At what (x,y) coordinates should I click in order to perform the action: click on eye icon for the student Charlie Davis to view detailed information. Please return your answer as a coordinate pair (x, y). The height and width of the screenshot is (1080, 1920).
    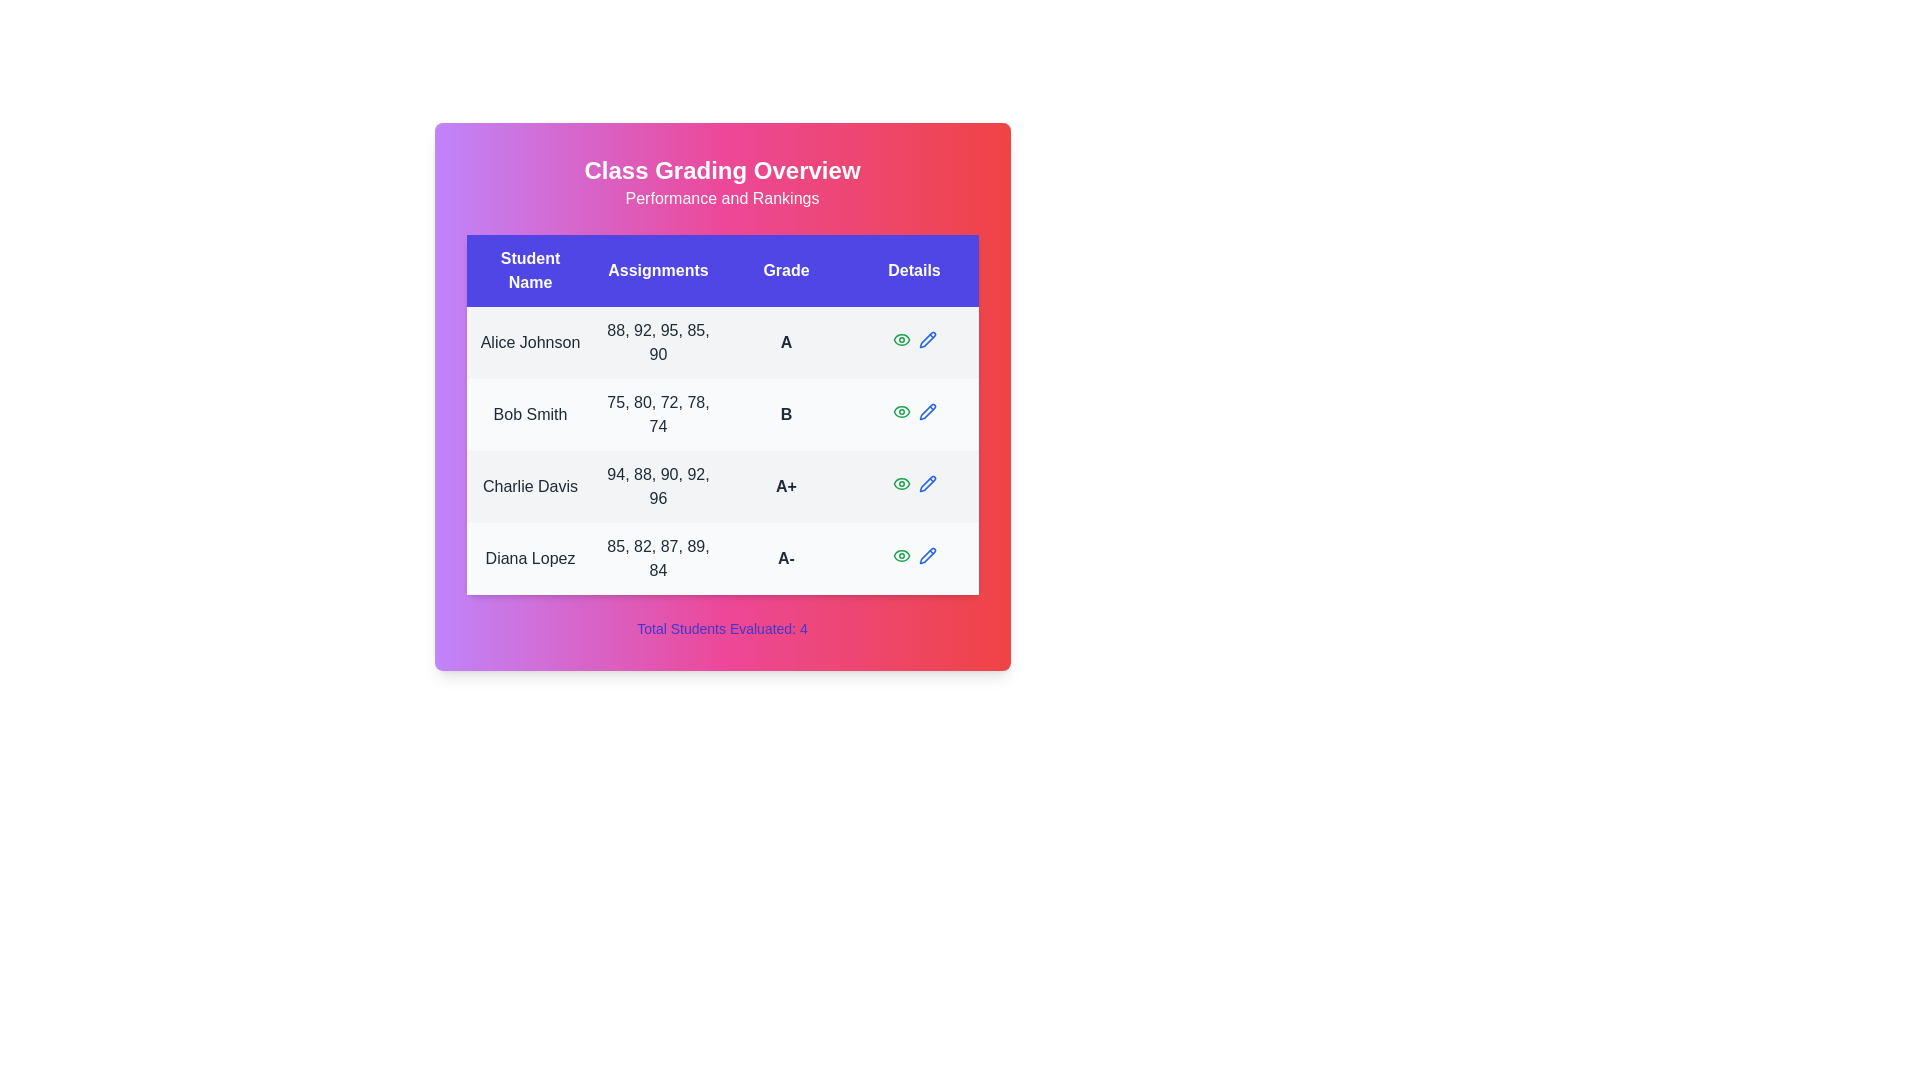
    Looking at the image, I should click on (900, 483).